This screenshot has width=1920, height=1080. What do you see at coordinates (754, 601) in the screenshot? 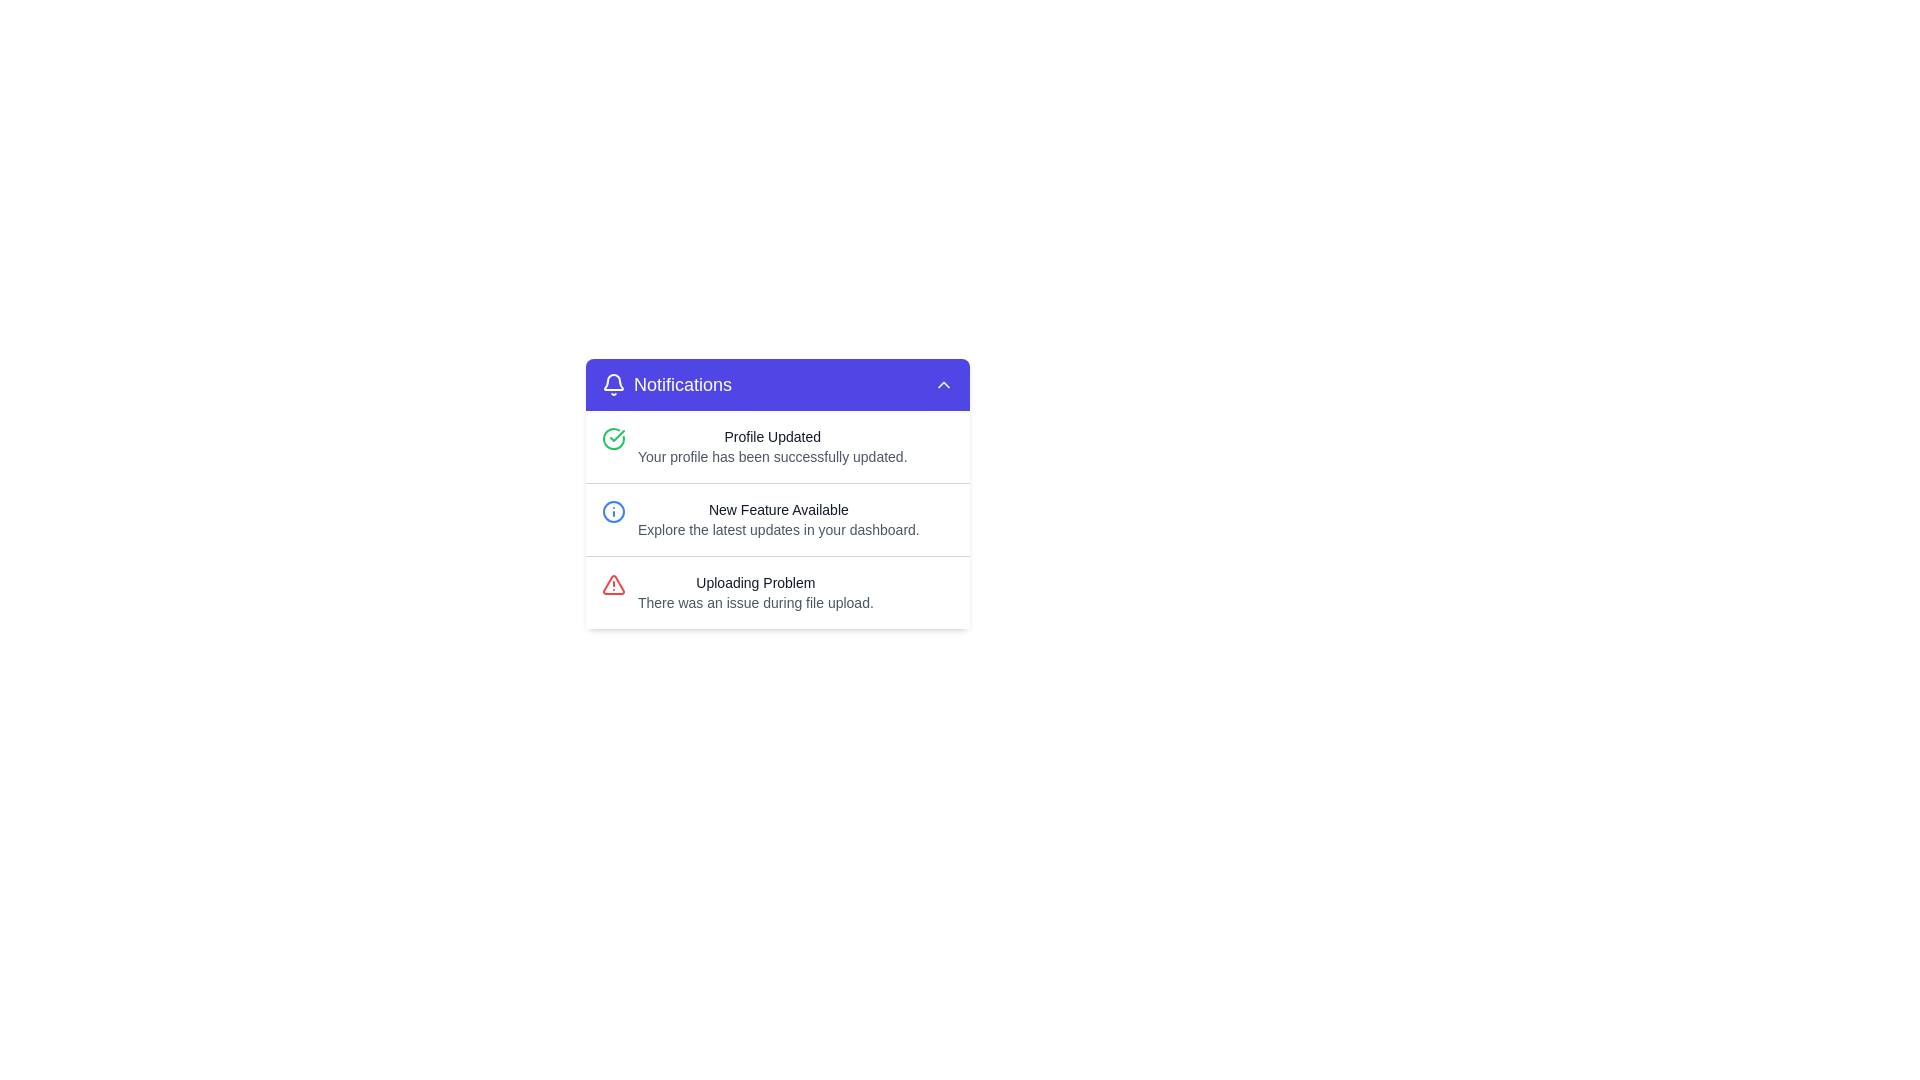
I see `text message that states 'There was an issue during file upload.' which is located beneath the bold title 'Uploading Problem' within the notification card` at bounding box center [754, 601].